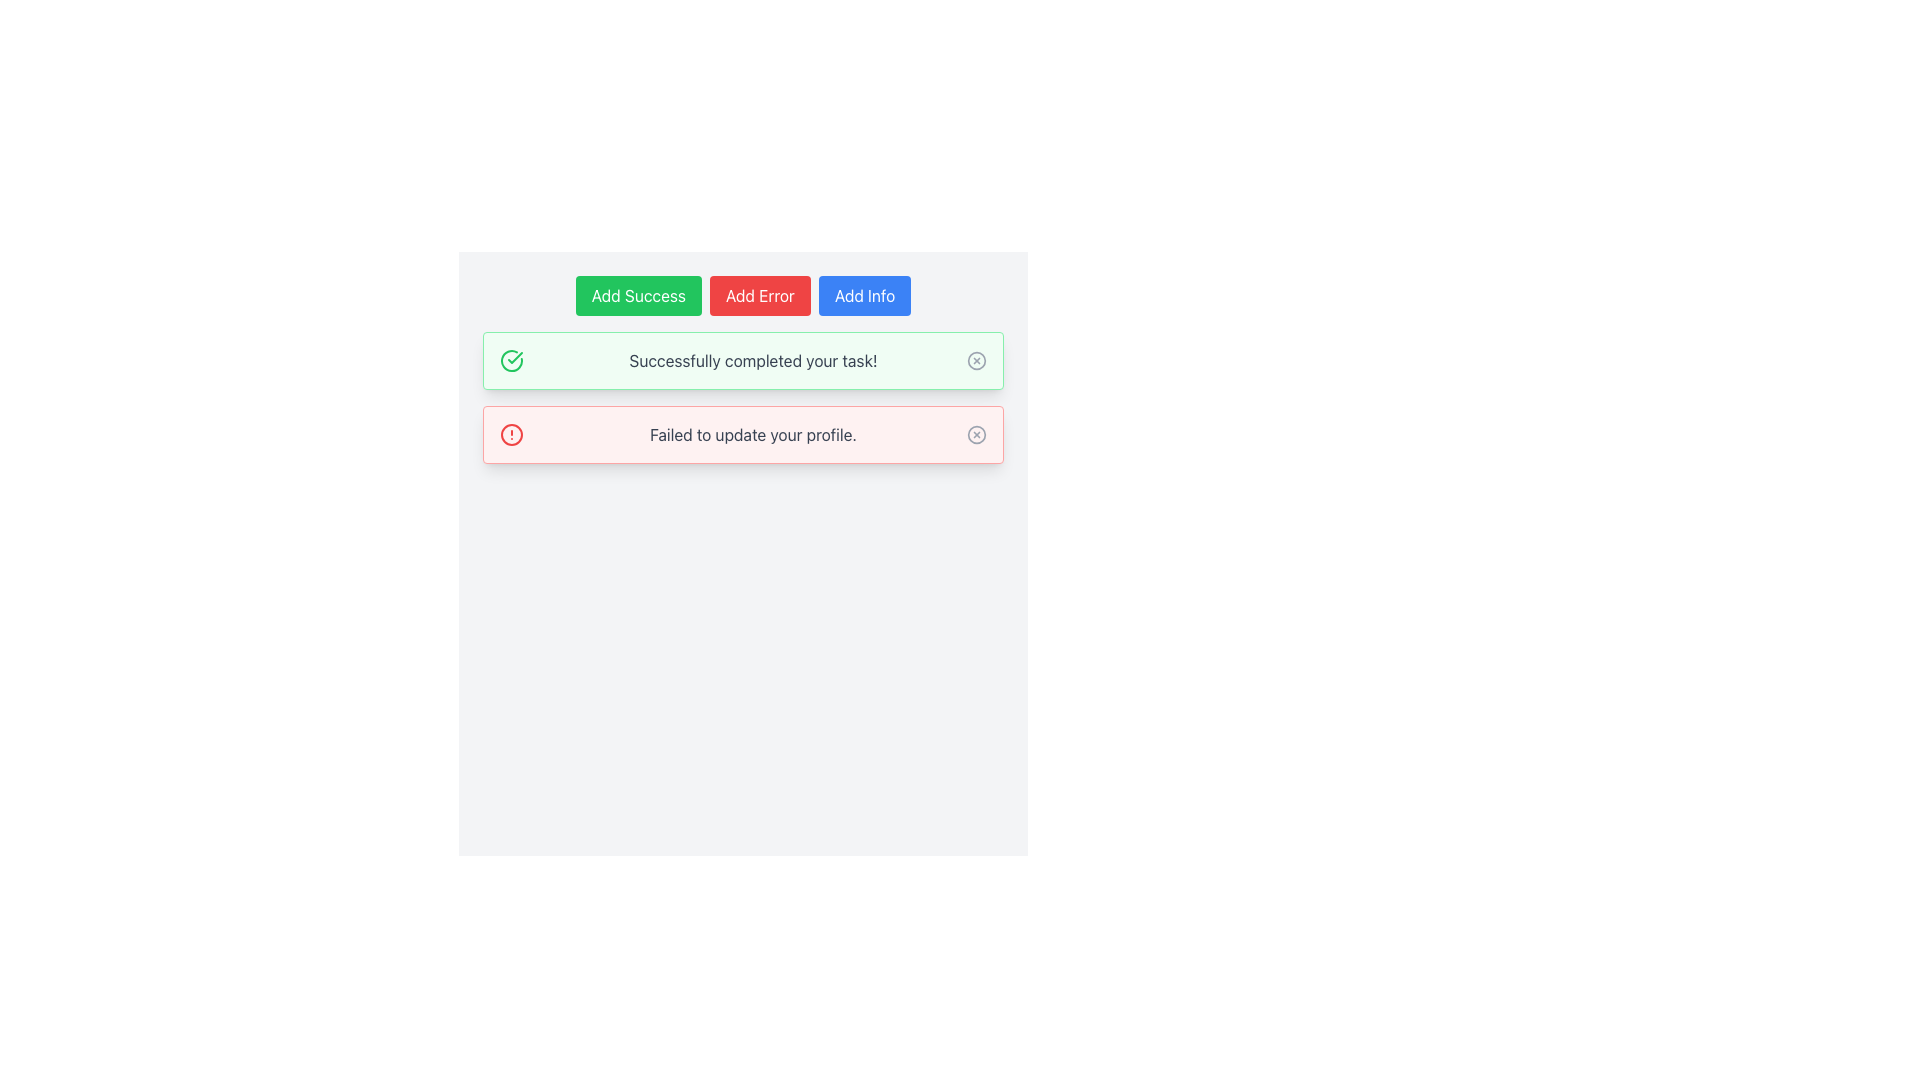  Describe the element at coordinates (512, 361) in the screenshot. I see `the success icon located at the far left of the green notification bar that confirms task completion` at that location.